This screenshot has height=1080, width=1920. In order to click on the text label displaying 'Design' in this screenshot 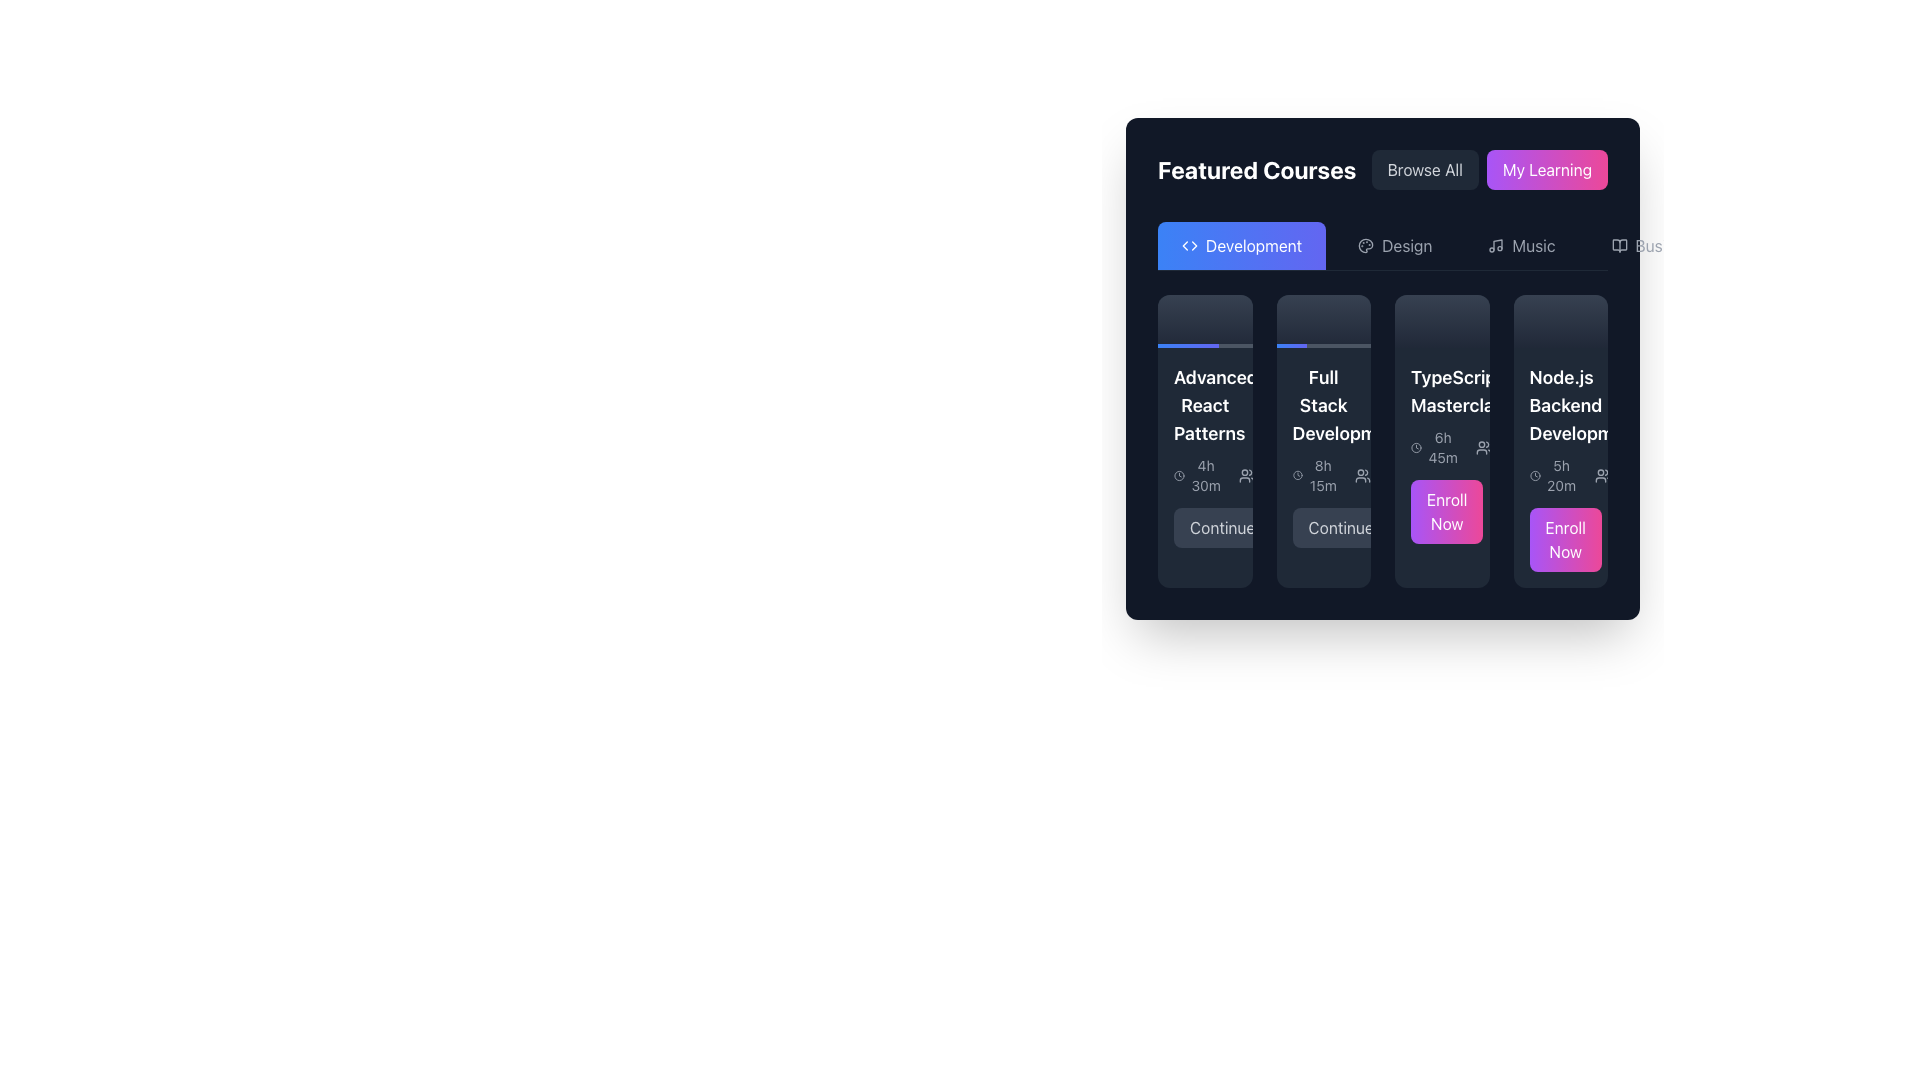, I will do `click(1406, 245)`.